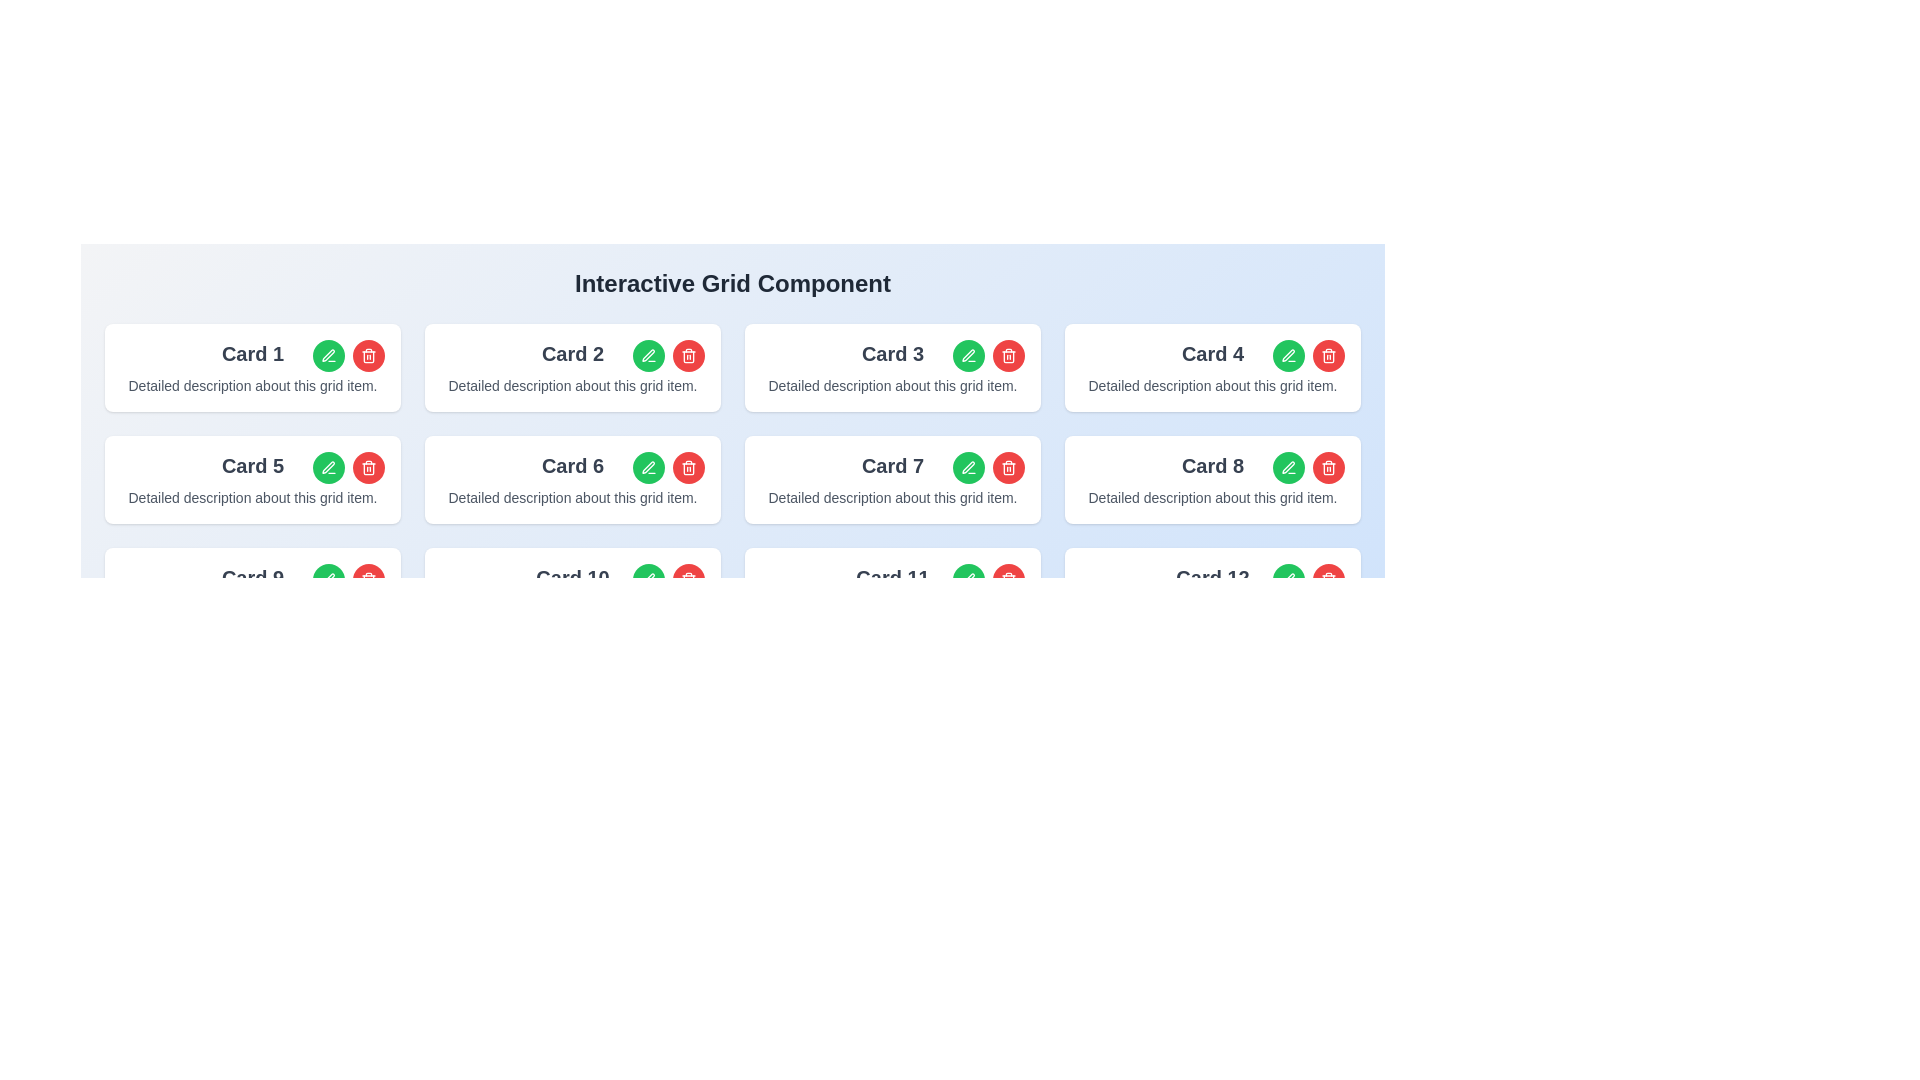  Describe the element at coordinates (349, 467) in the screenshot. I see `the green button with a pen icon` at that location.